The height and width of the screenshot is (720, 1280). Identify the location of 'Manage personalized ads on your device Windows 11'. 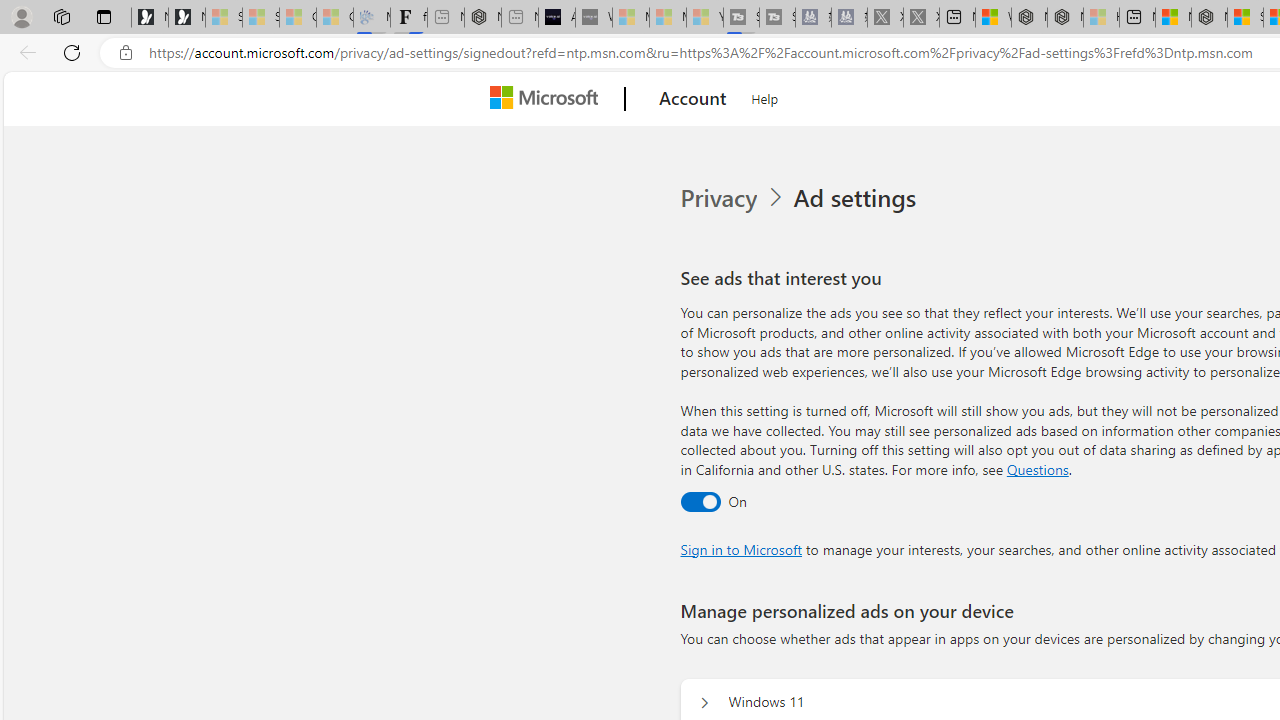
(704, 702).